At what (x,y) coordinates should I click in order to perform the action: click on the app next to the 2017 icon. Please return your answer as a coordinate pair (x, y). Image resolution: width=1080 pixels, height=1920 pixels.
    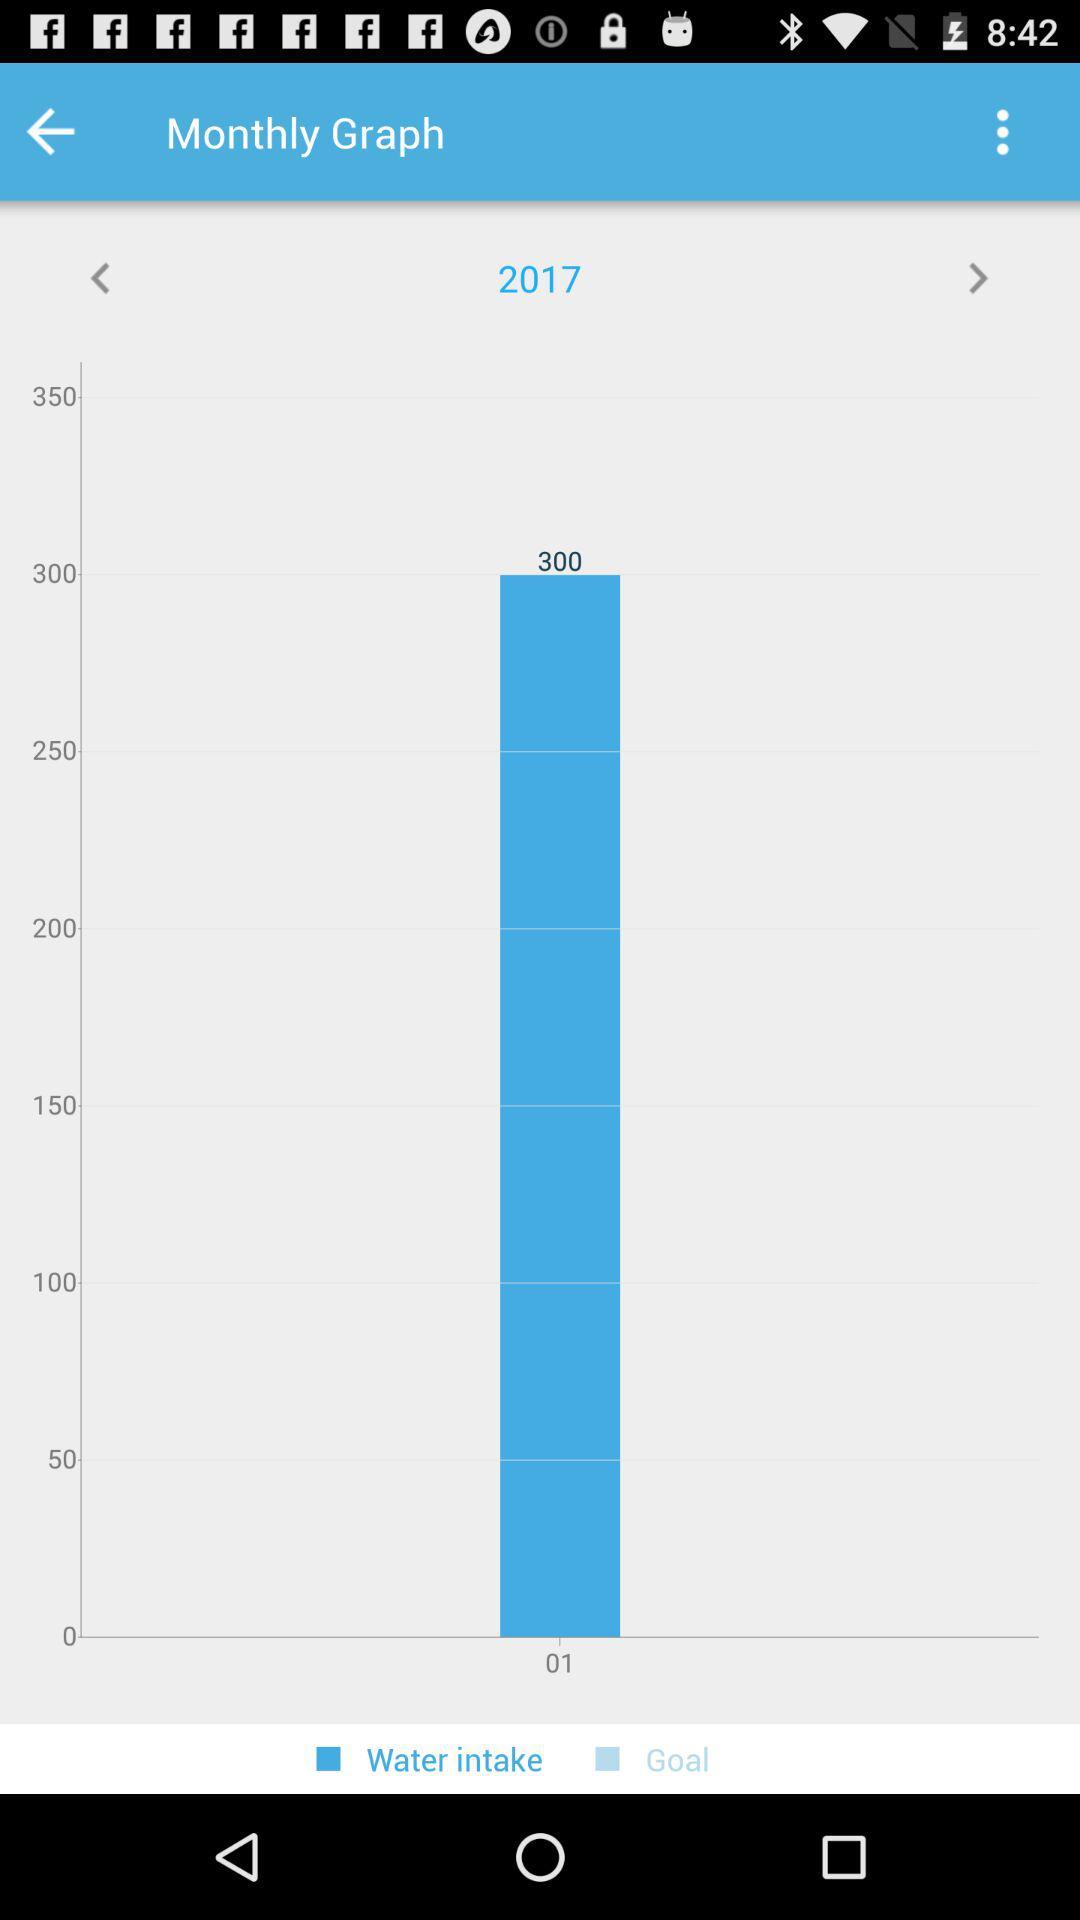
    Looking at the image, I should click on (977, 277).